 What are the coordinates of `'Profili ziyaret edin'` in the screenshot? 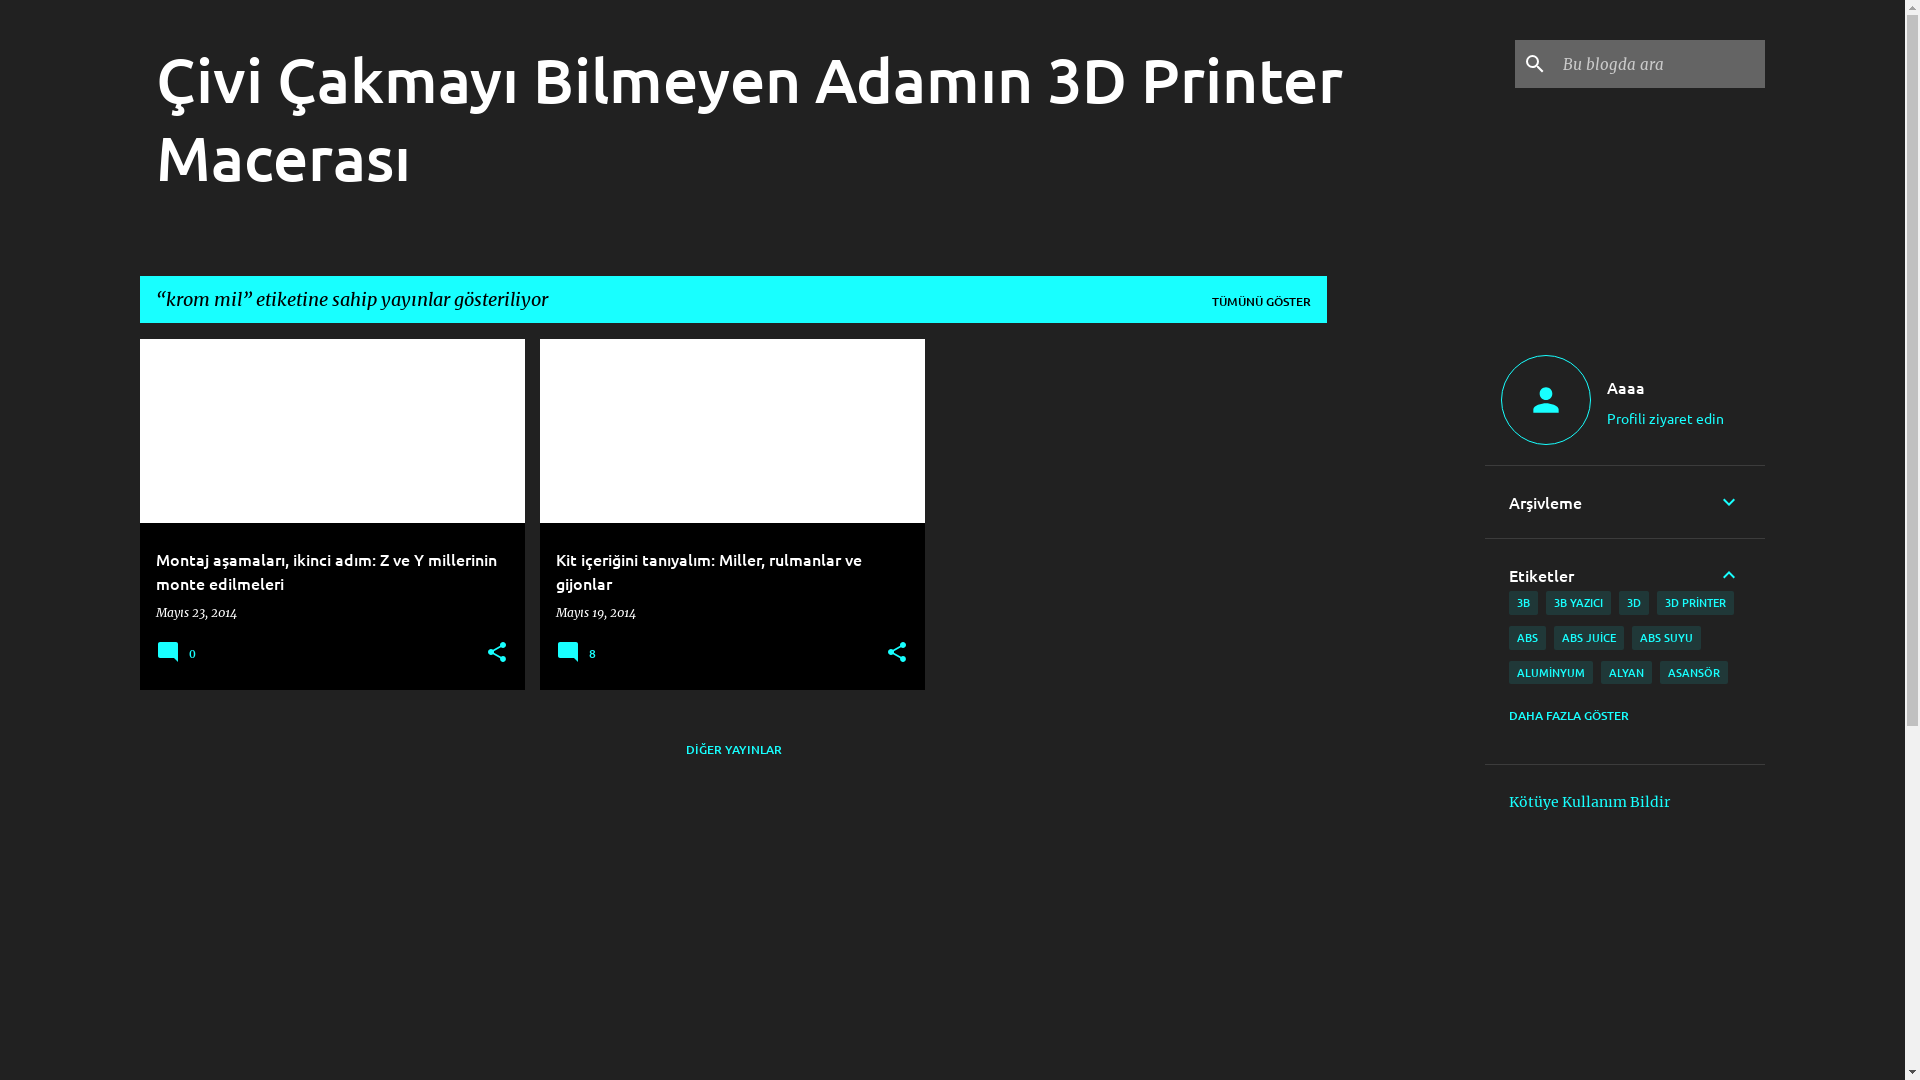 It's located at (1665, 416).